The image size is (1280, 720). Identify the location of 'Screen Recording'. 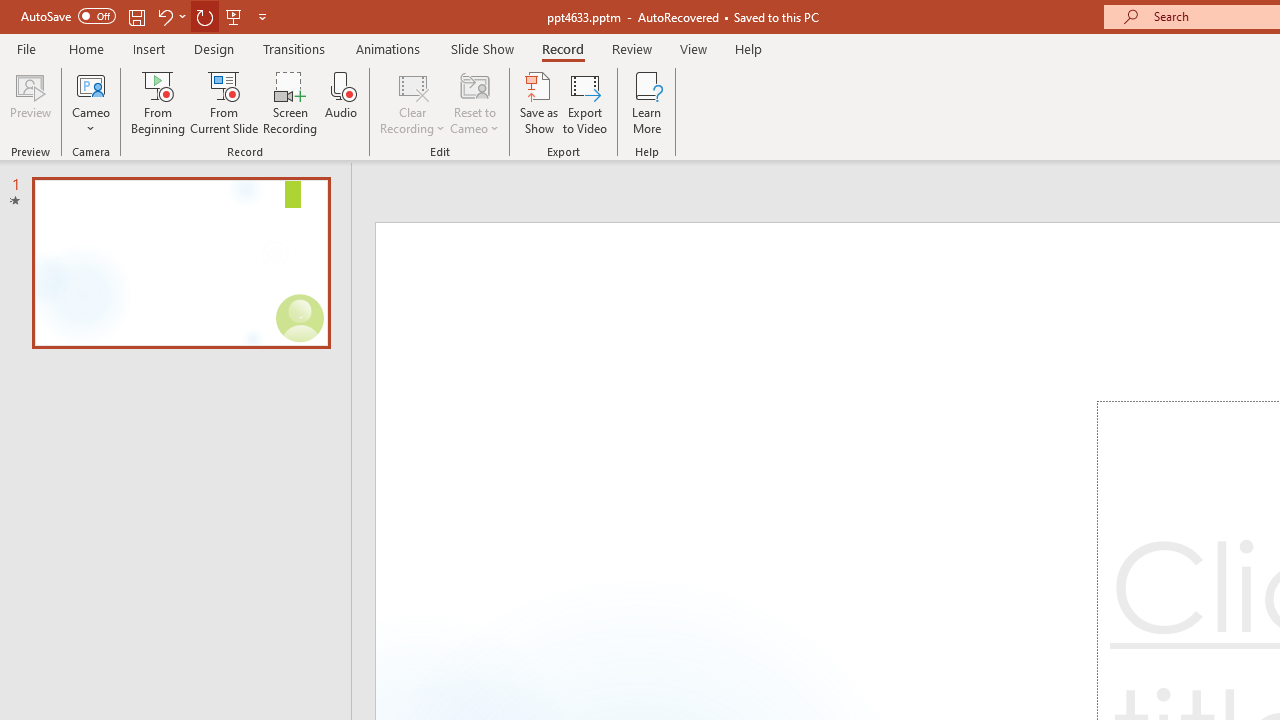
(289, 103).